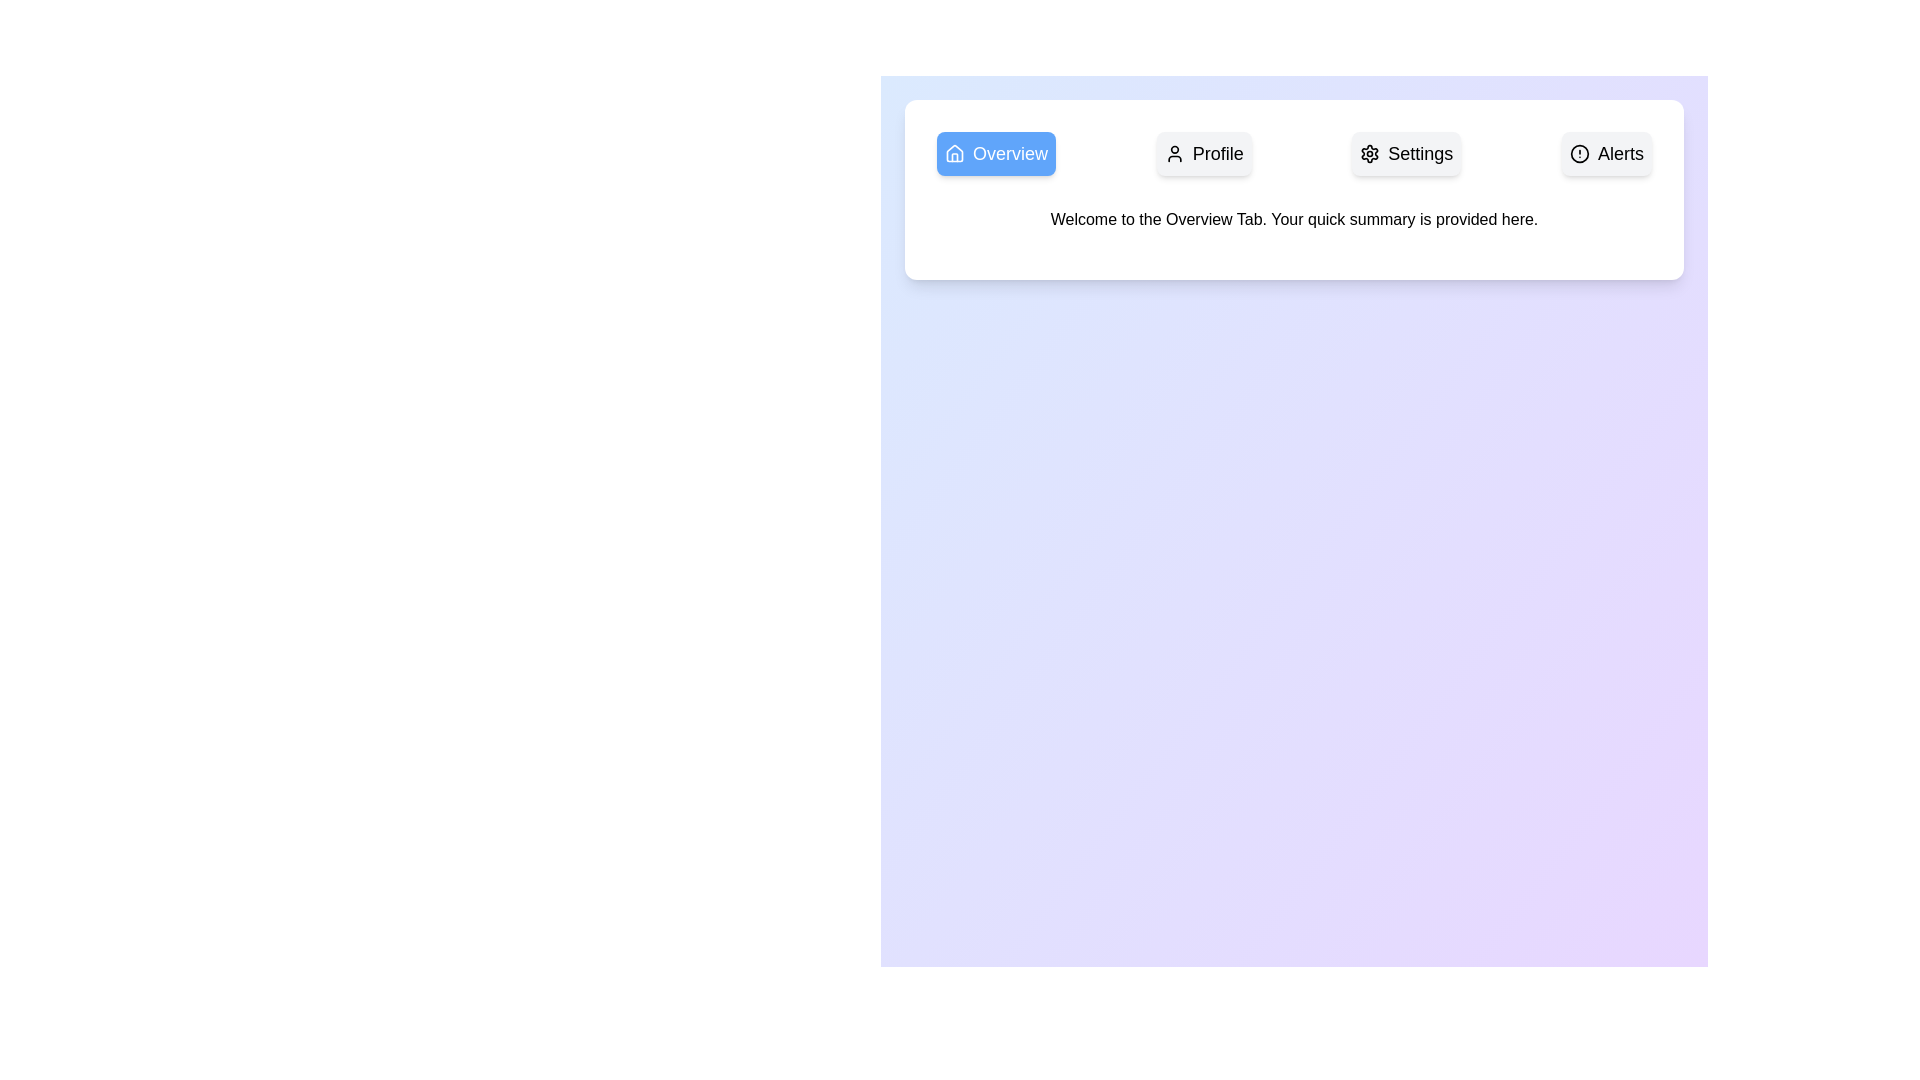 Image resolution: width=1920 pixels, height=1080 pixels. What do you see at coordinates (1607, 153) in the screenshot?
I see `the 'Alerts' button, which has rounded corners, a light-gray background, an icon of a circle with an exclamation mark, and bold black text` at bounding box center [1607, 153].